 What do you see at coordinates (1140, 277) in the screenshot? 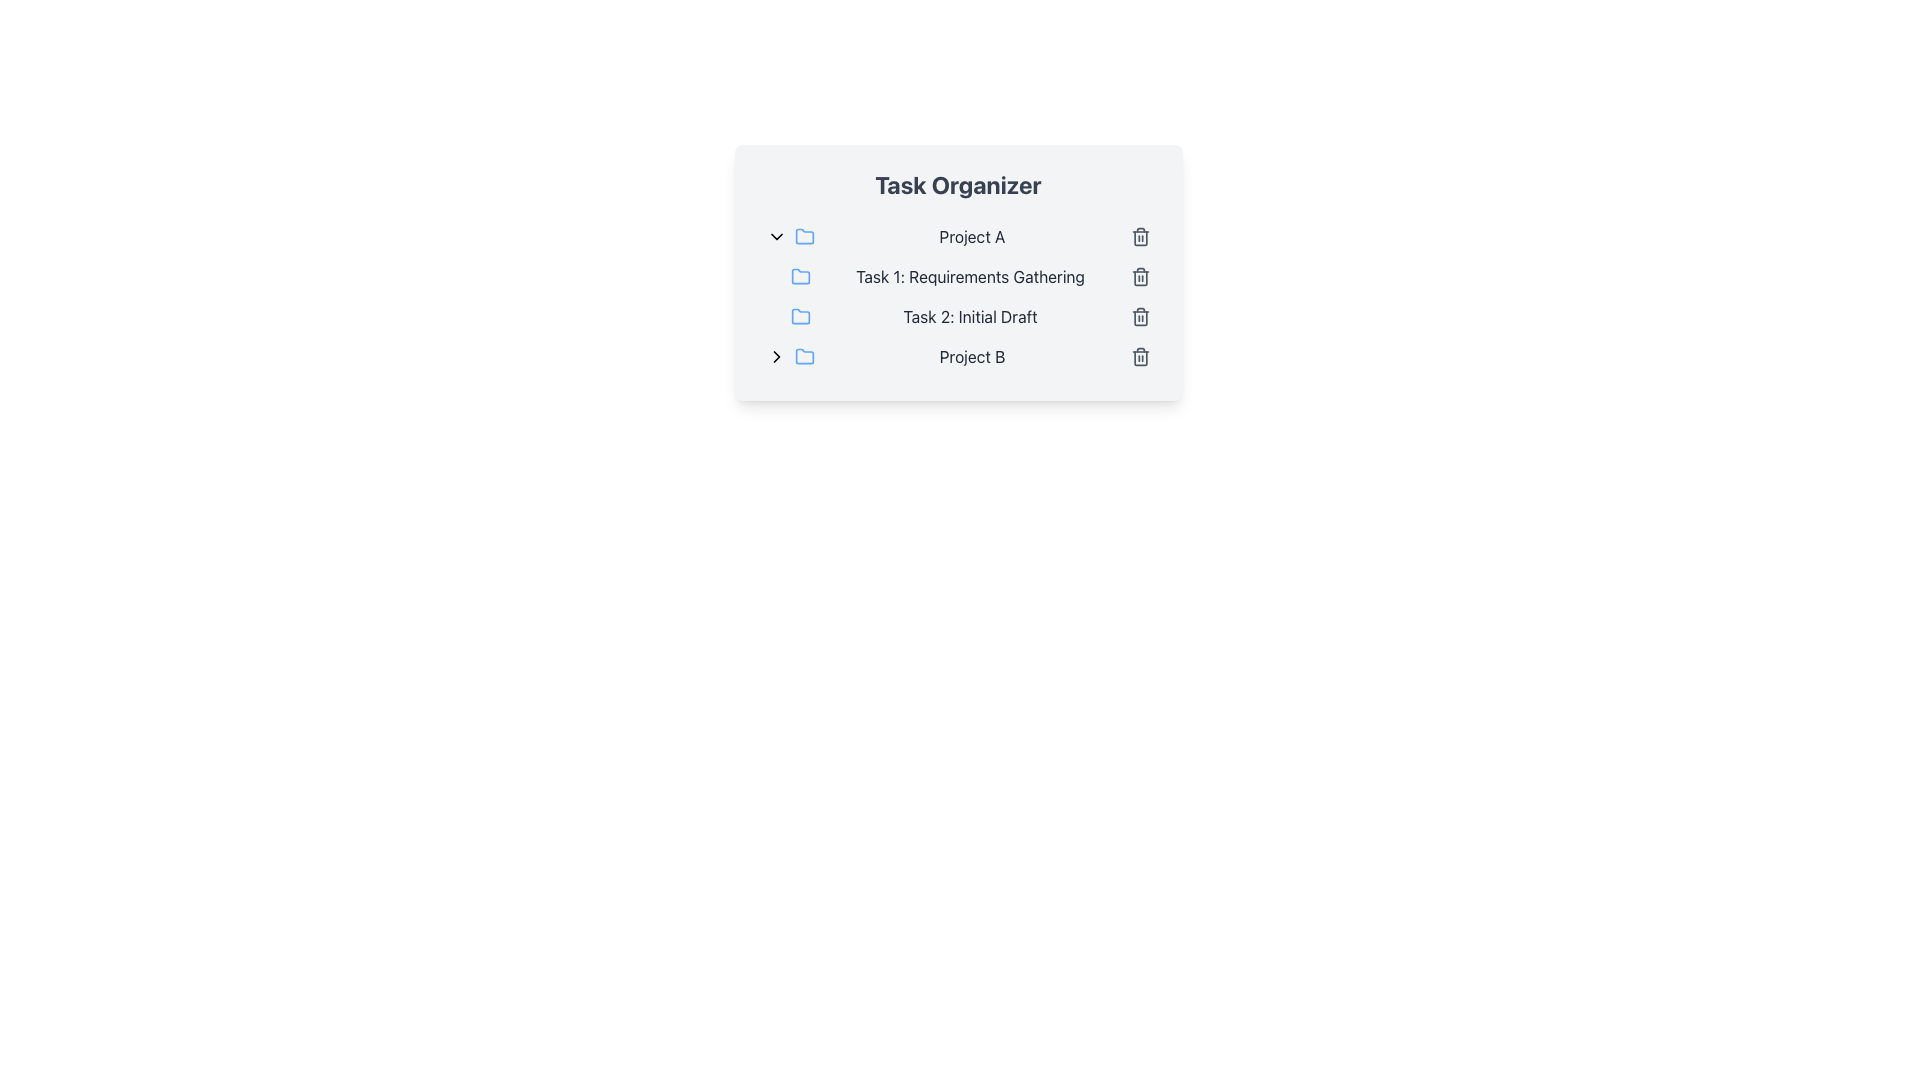
I see `the trash icon button, which is a simplistic gray trash icon with a rectangular outline, positioned at the far right of the 'Task 1: Requirements Gathering' list item` at bounding box center [1140, 277].